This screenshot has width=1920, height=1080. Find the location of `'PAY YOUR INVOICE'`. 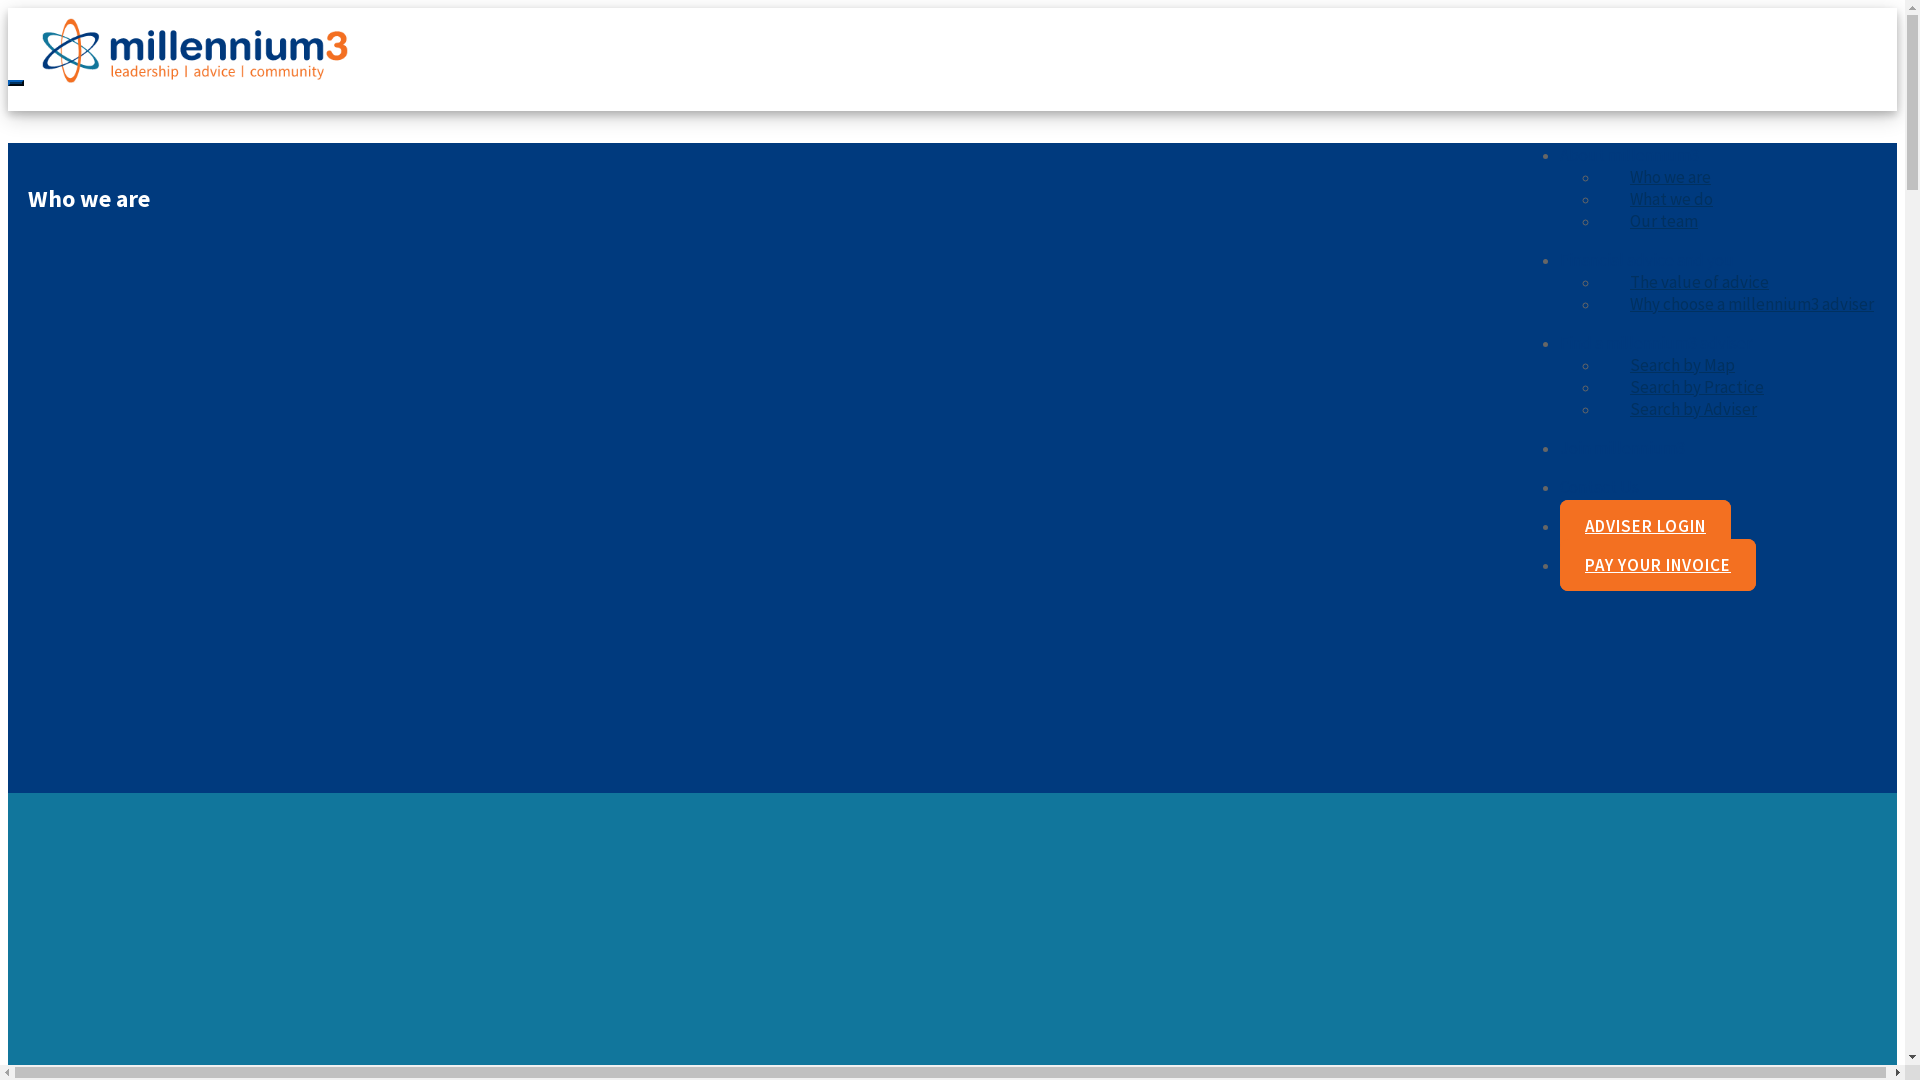

'PAY YOUR INVOICE' is located at coordinates (1657, 564).